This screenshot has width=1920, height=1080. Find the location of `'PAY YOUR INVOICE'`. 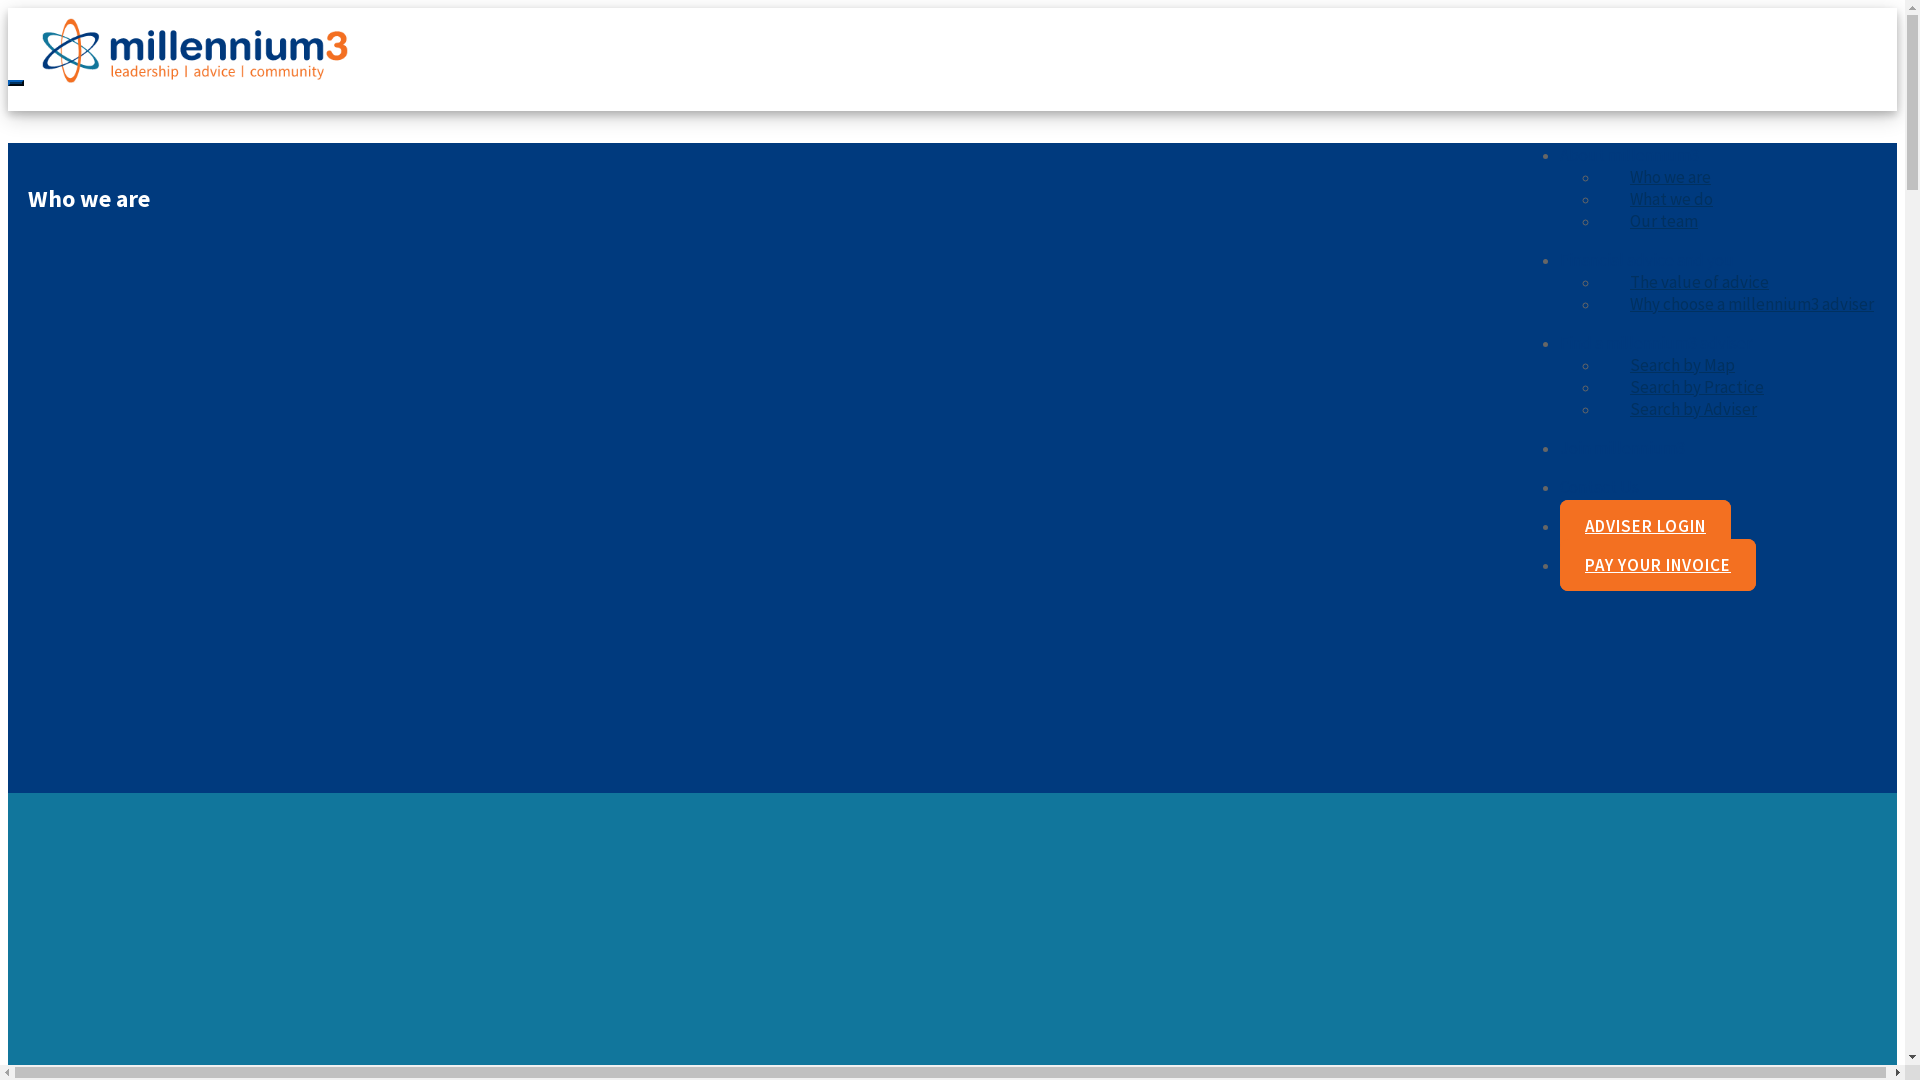

'PAY YOUR INVOICE' is located at coordinates (1657, 564).